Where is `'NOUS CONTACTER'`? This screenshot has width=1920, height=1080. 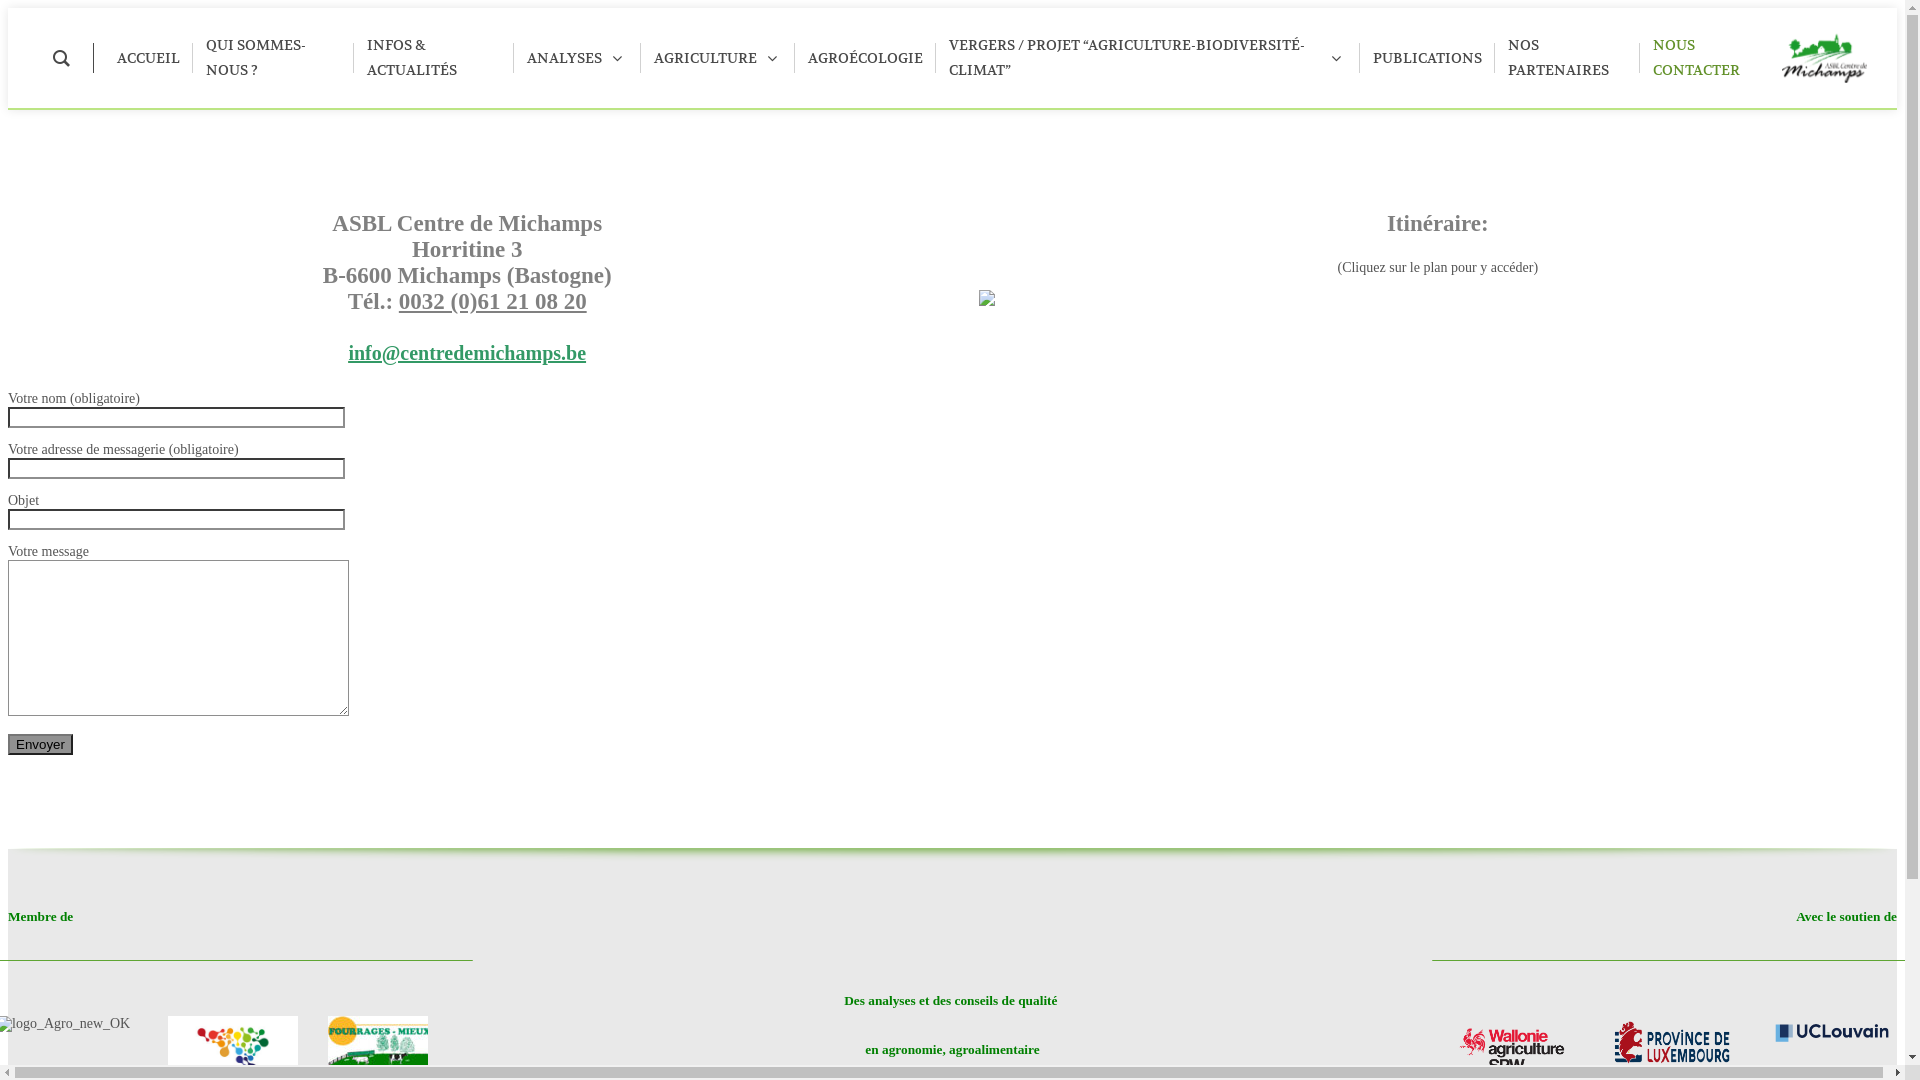
'NOUS CONTACTER' is located at coordinates (1710, 56).